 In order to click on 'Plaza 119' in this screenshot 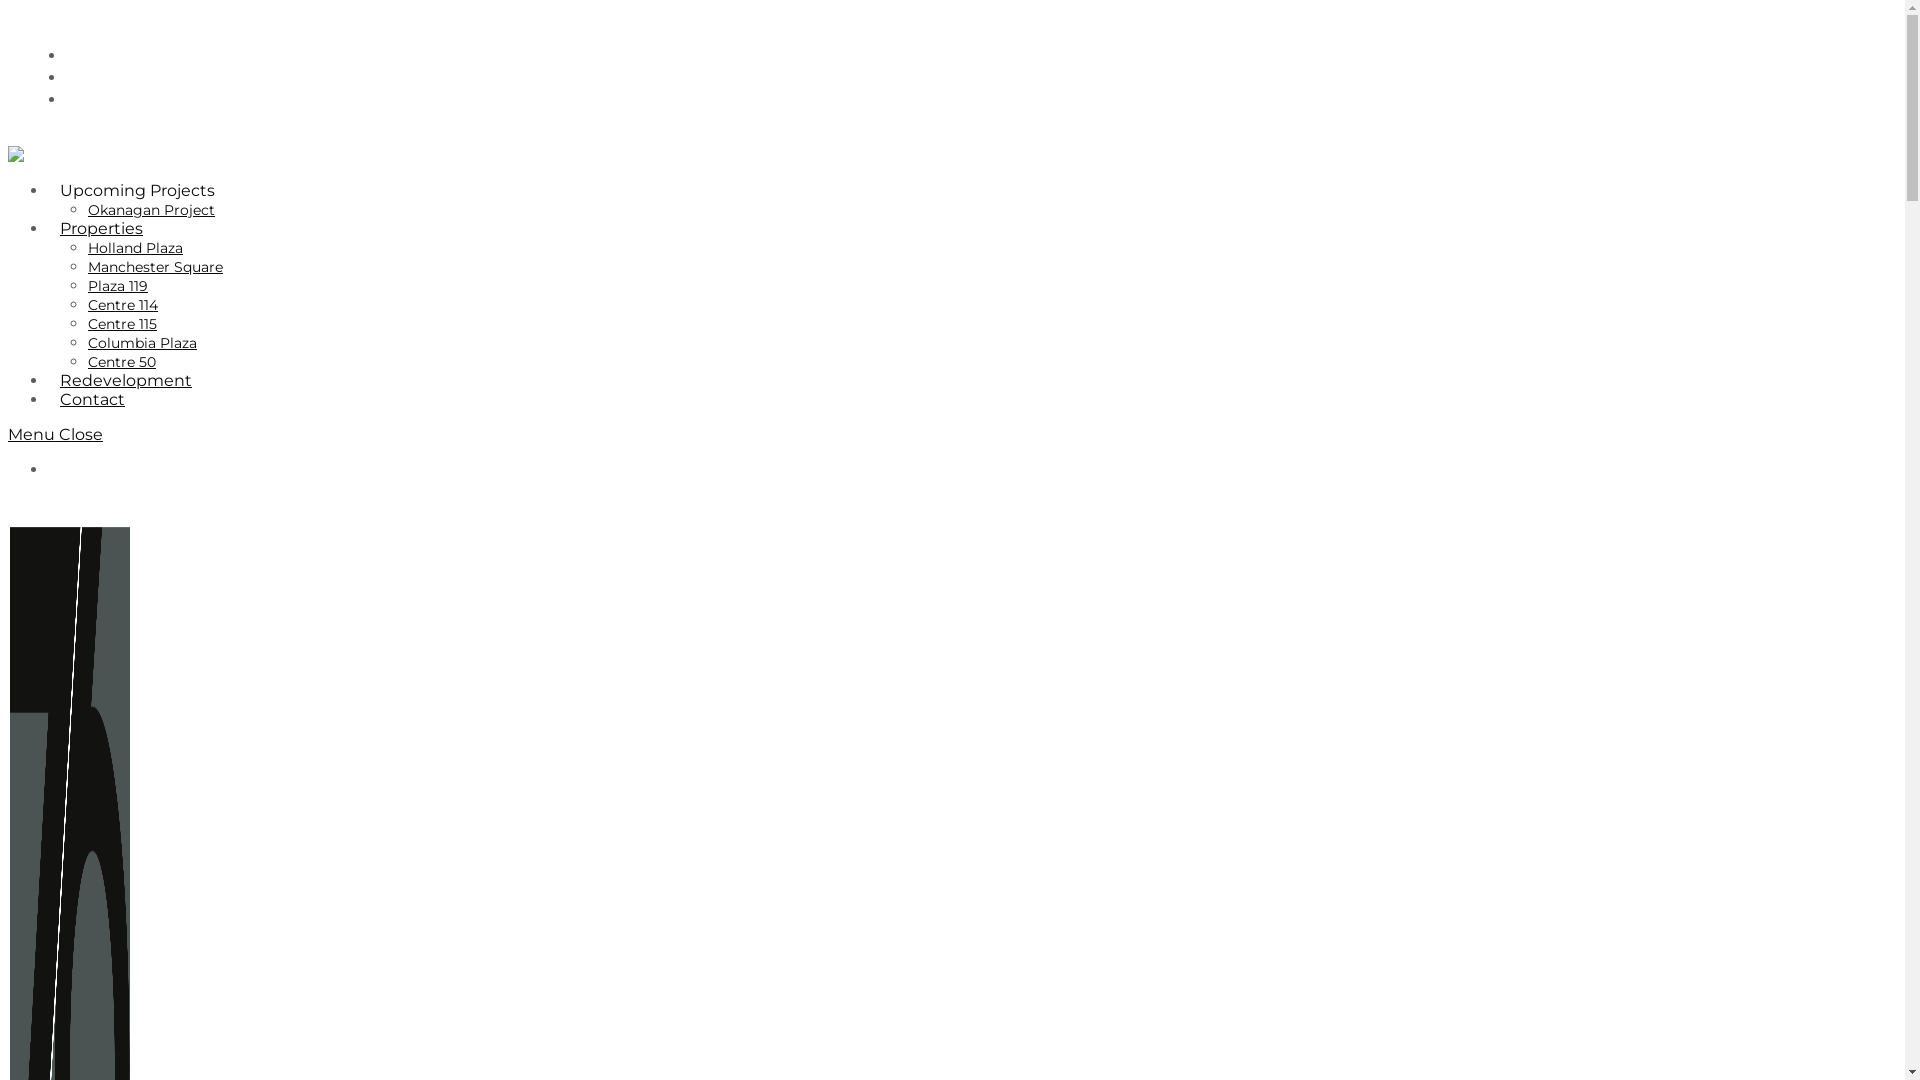, I will do `click(117, 285)`.